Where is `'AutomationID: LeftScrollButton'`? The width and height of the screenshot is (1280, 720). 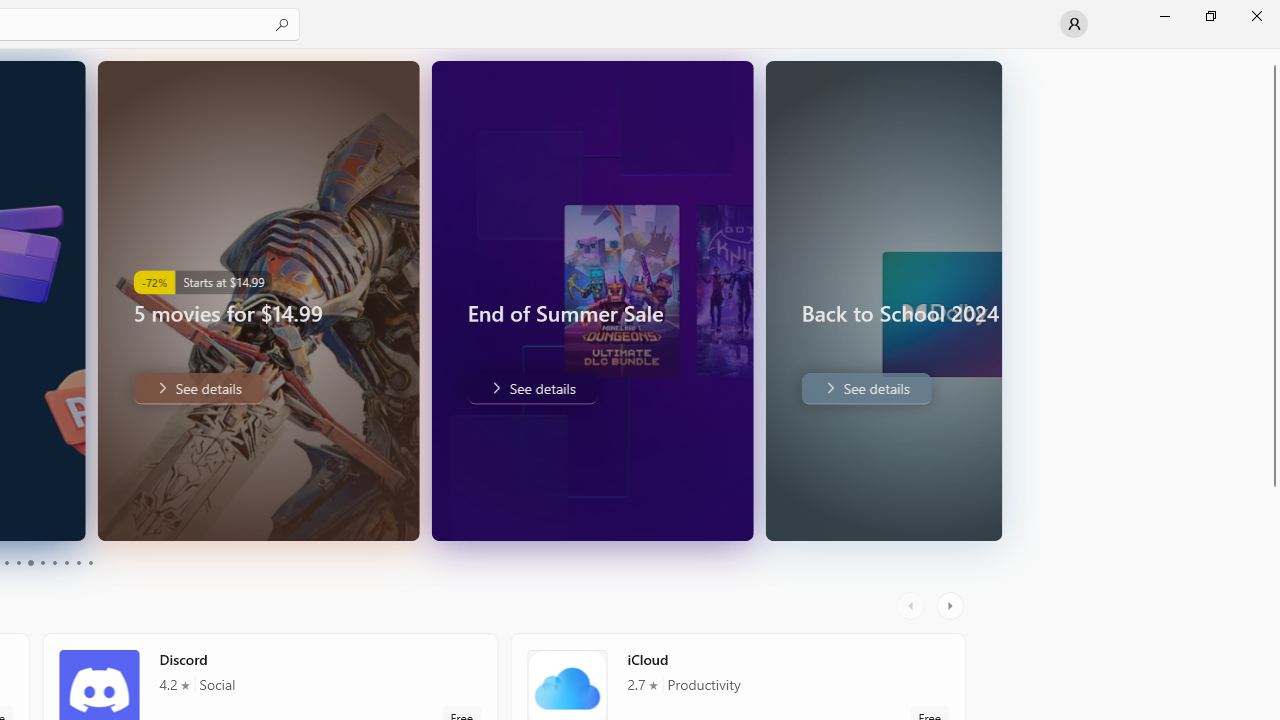 'AutomationID: LeftScrollButton' is located at coordinates (912, 605).